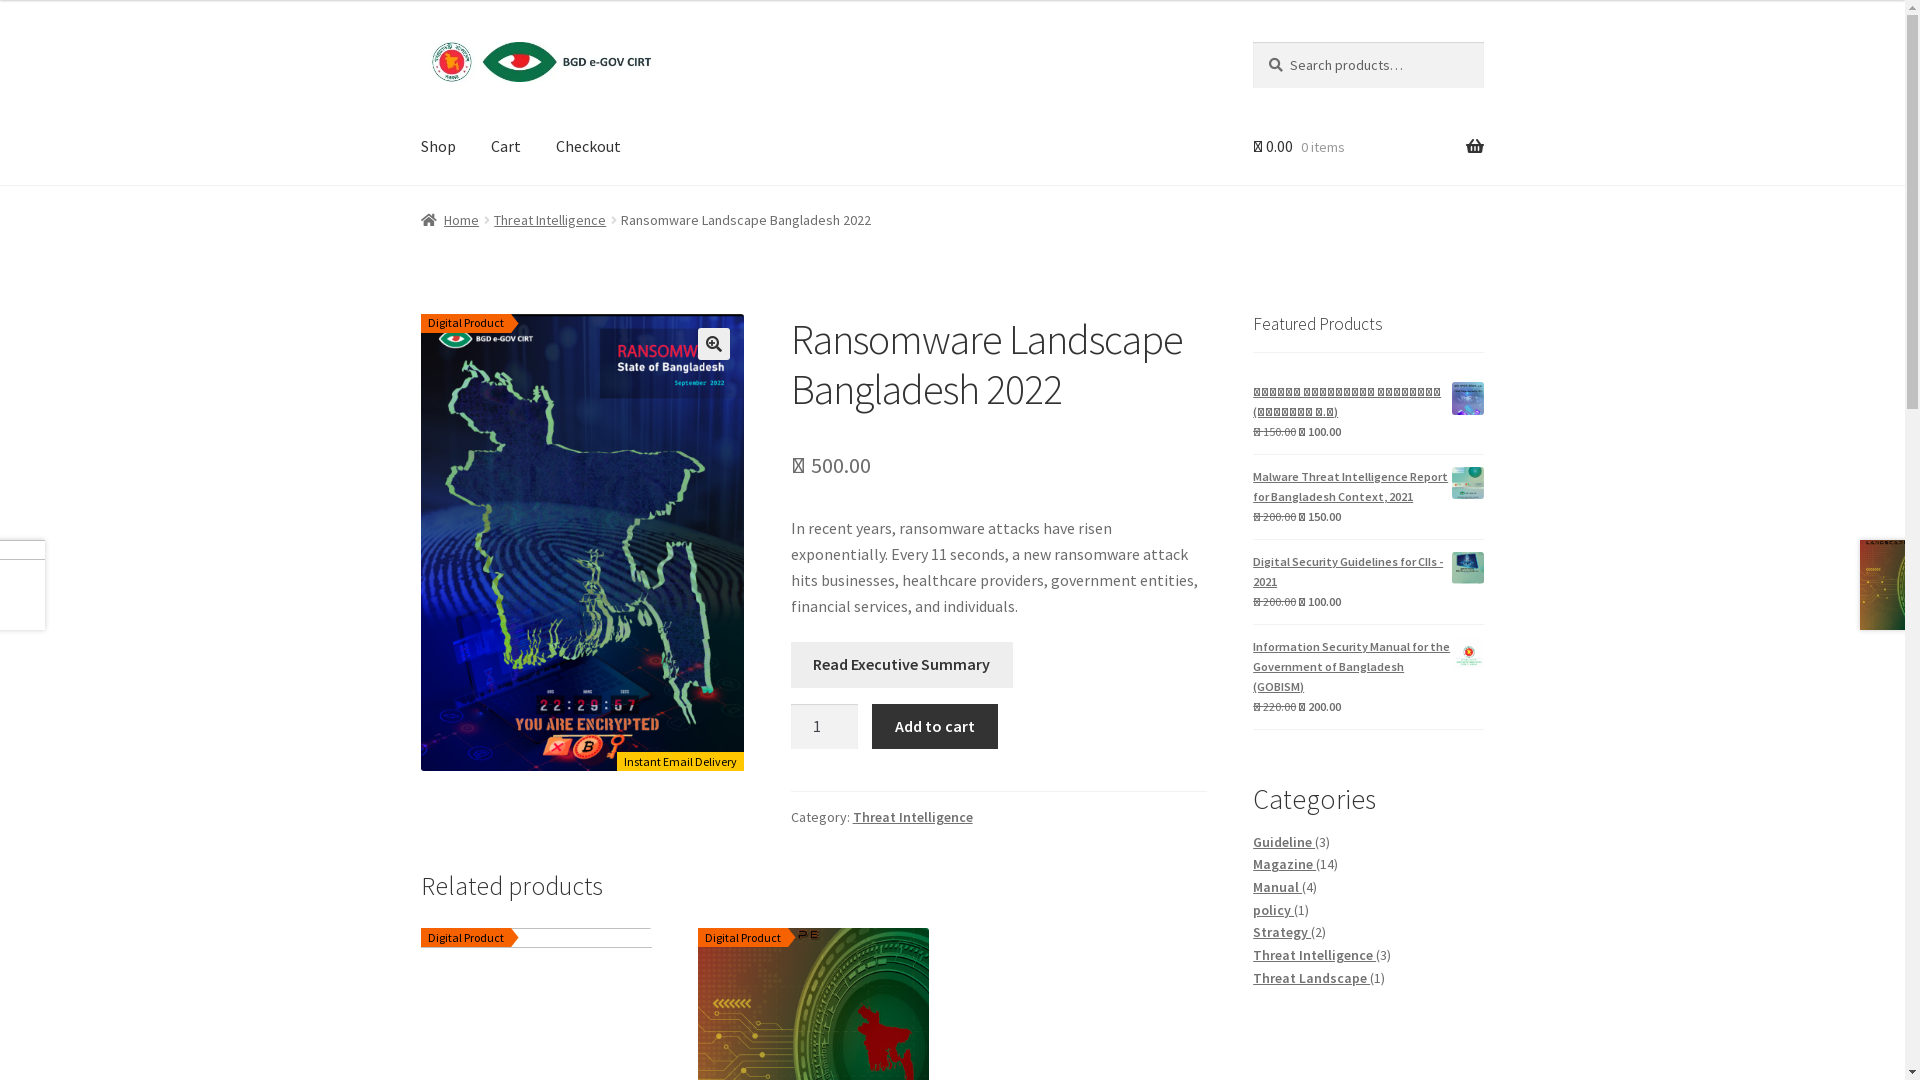 The image size is (1920, 1080). I want to click on 'Ransom-State-BG-v2-small', so click(581, 543).